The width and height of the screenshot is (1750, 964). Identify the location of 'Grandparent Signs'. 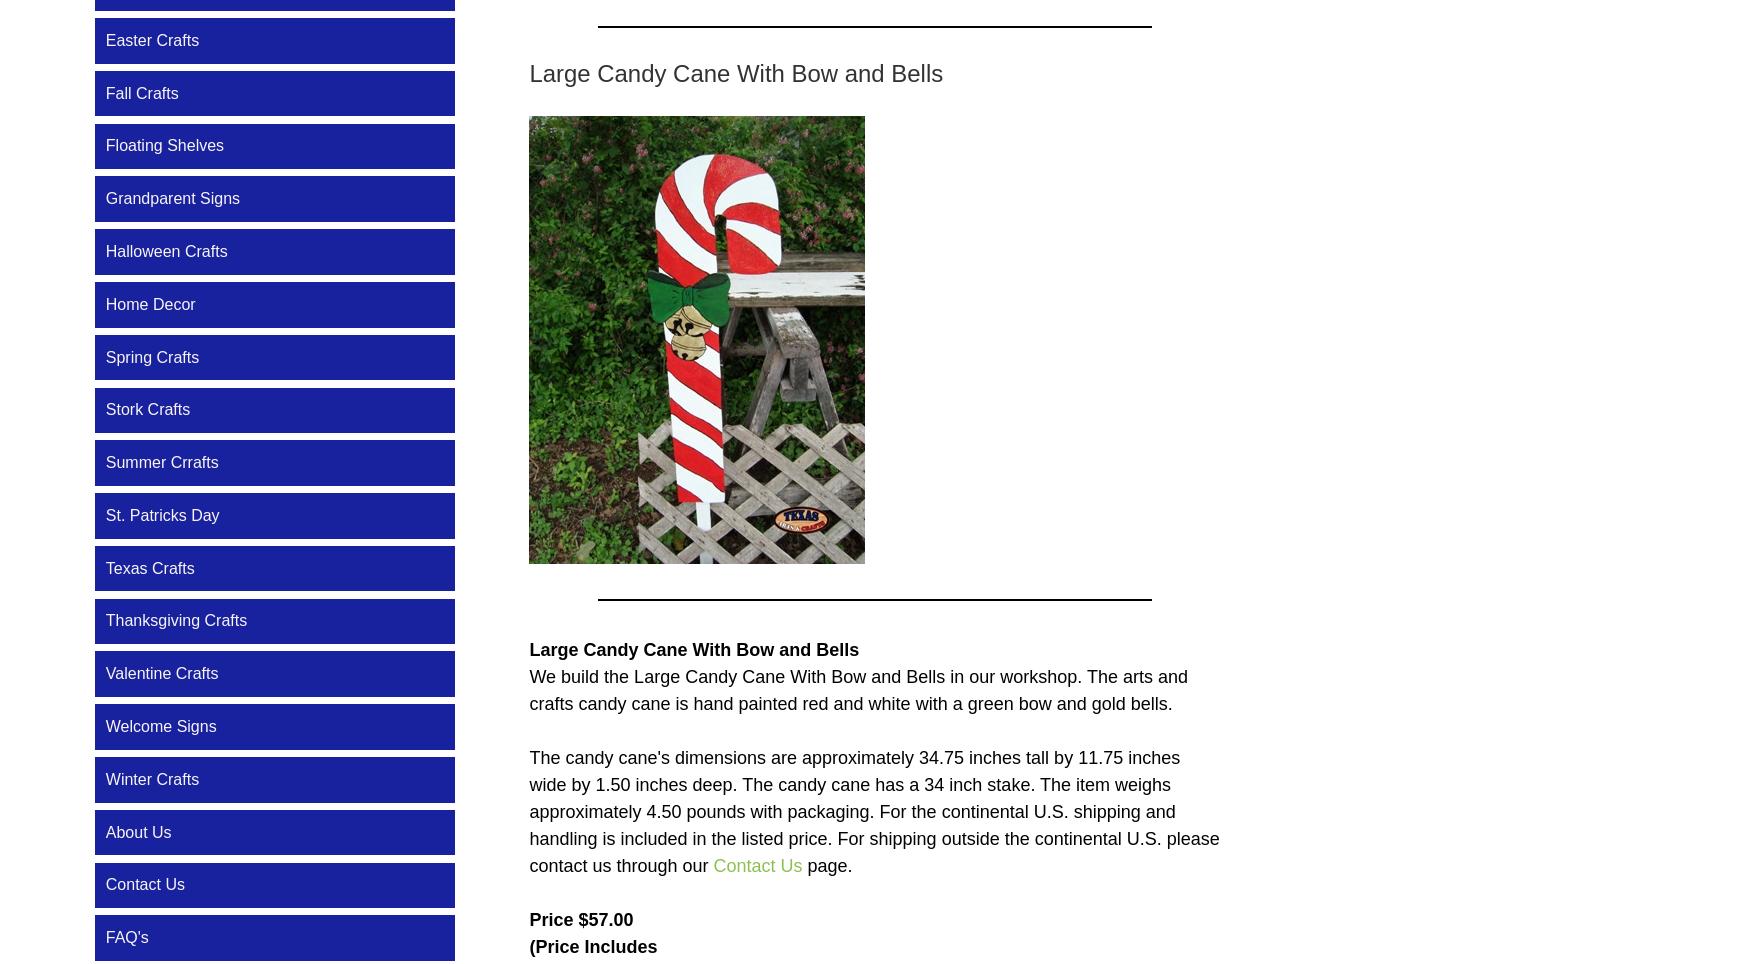
(171, 197).